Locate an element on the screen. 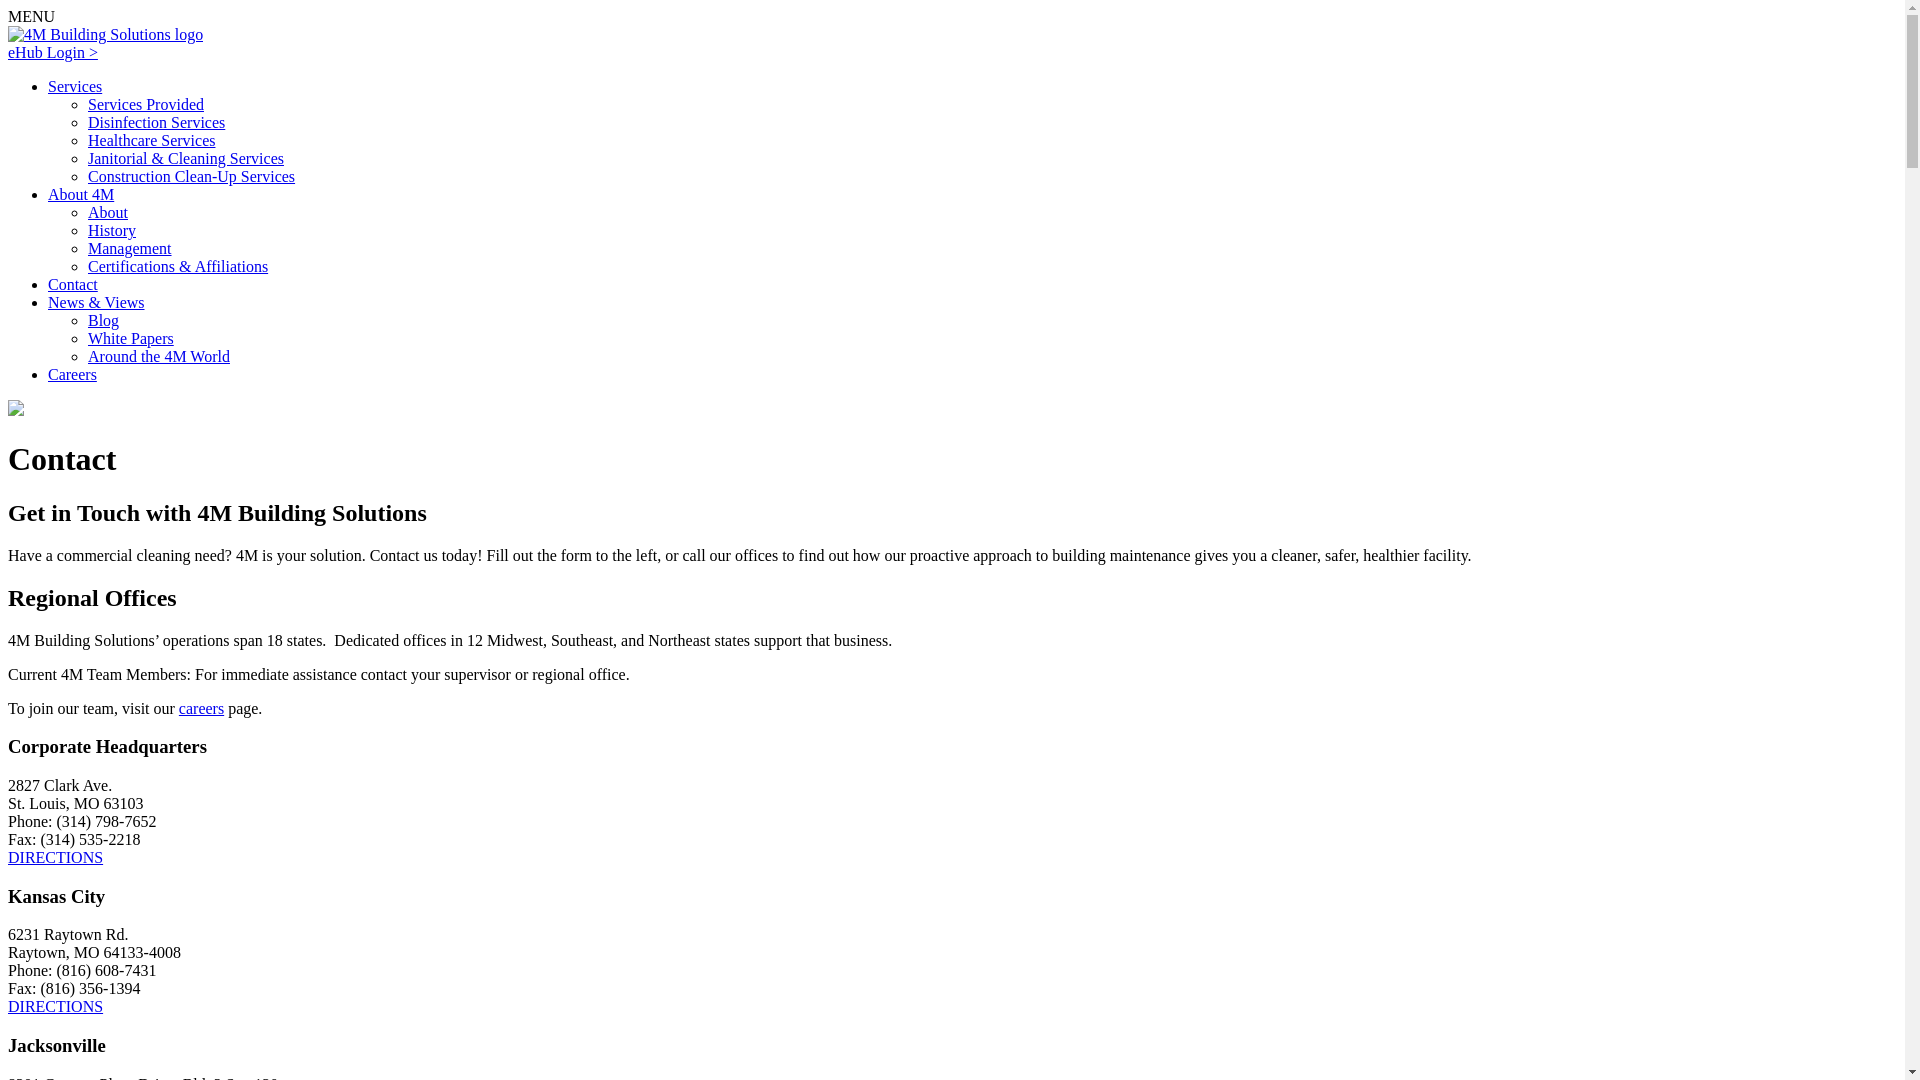  'Careers' is located at coordinates (72, 374).